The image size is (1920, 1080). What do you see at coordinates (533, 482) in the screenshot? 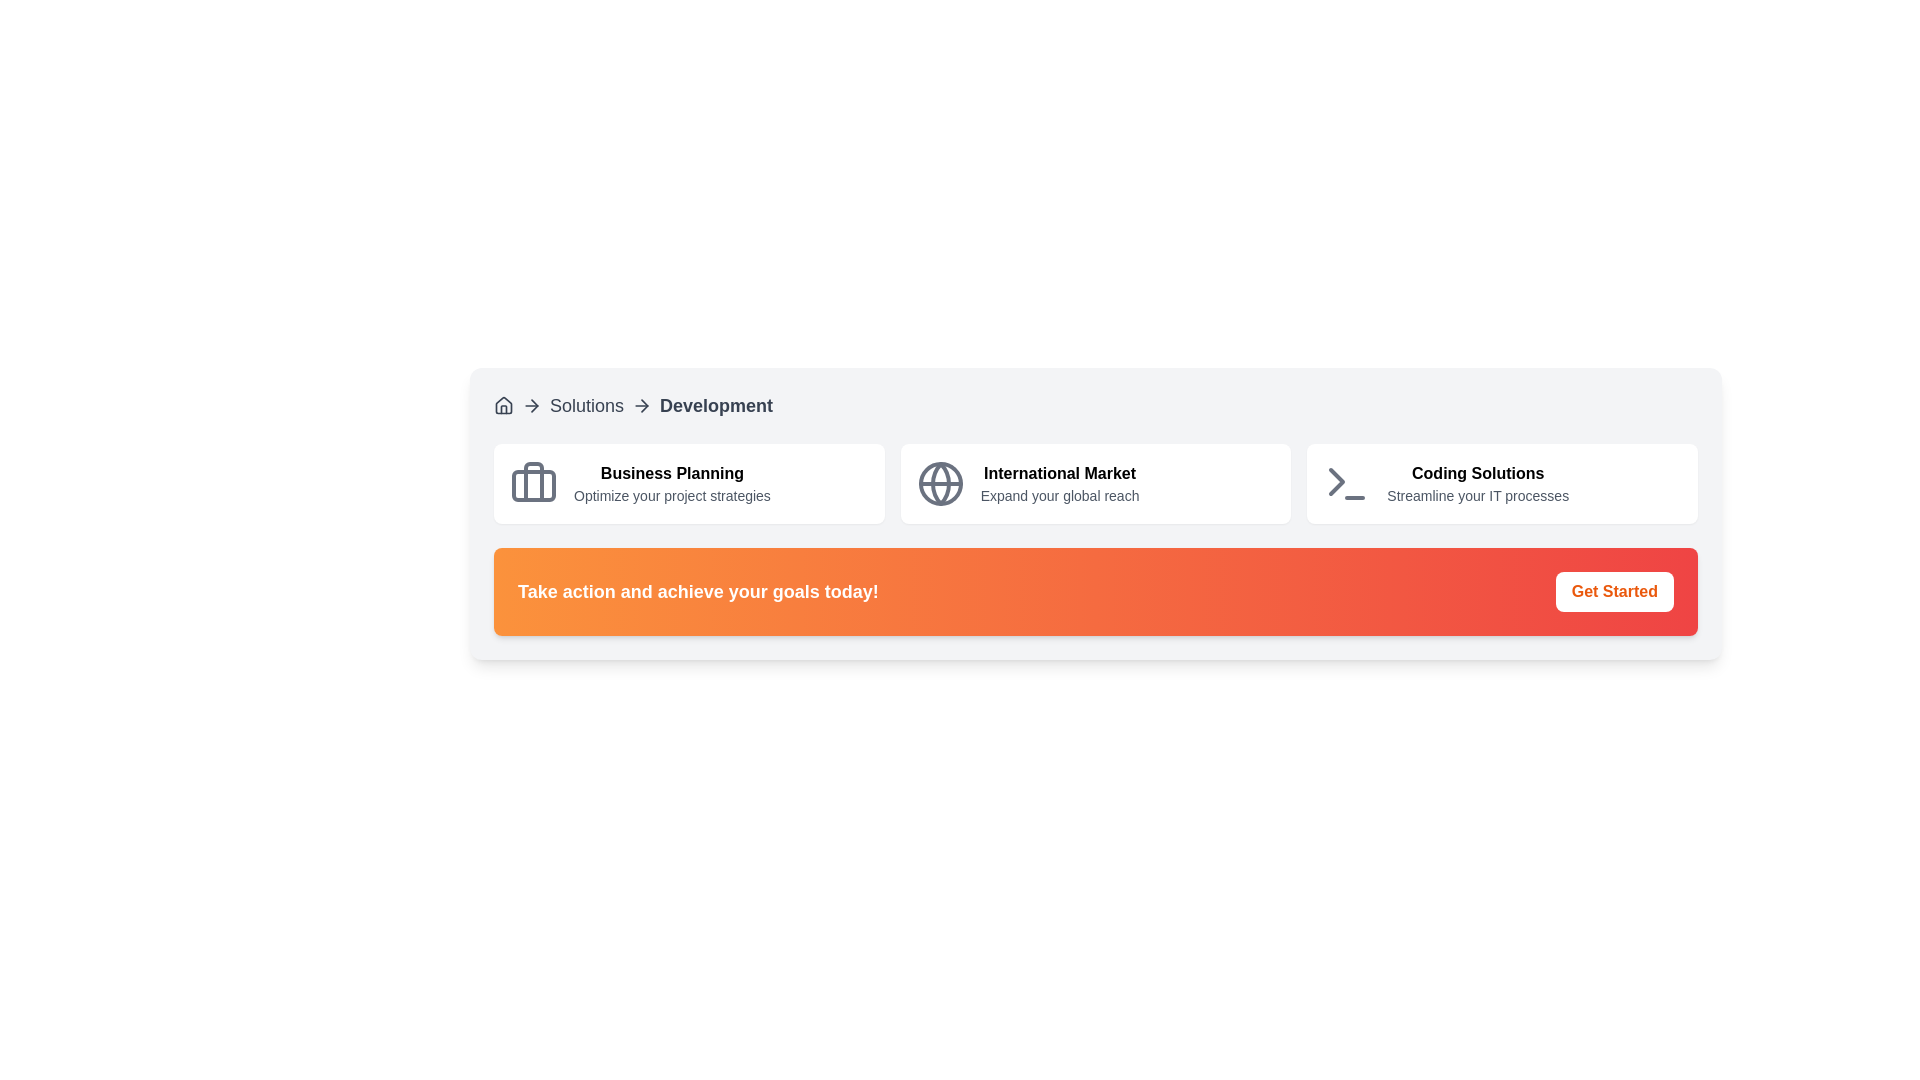
I see `the vertical handle segment of the briefcase icon located in the Business Planning tile` at bounding box center [533, 482].